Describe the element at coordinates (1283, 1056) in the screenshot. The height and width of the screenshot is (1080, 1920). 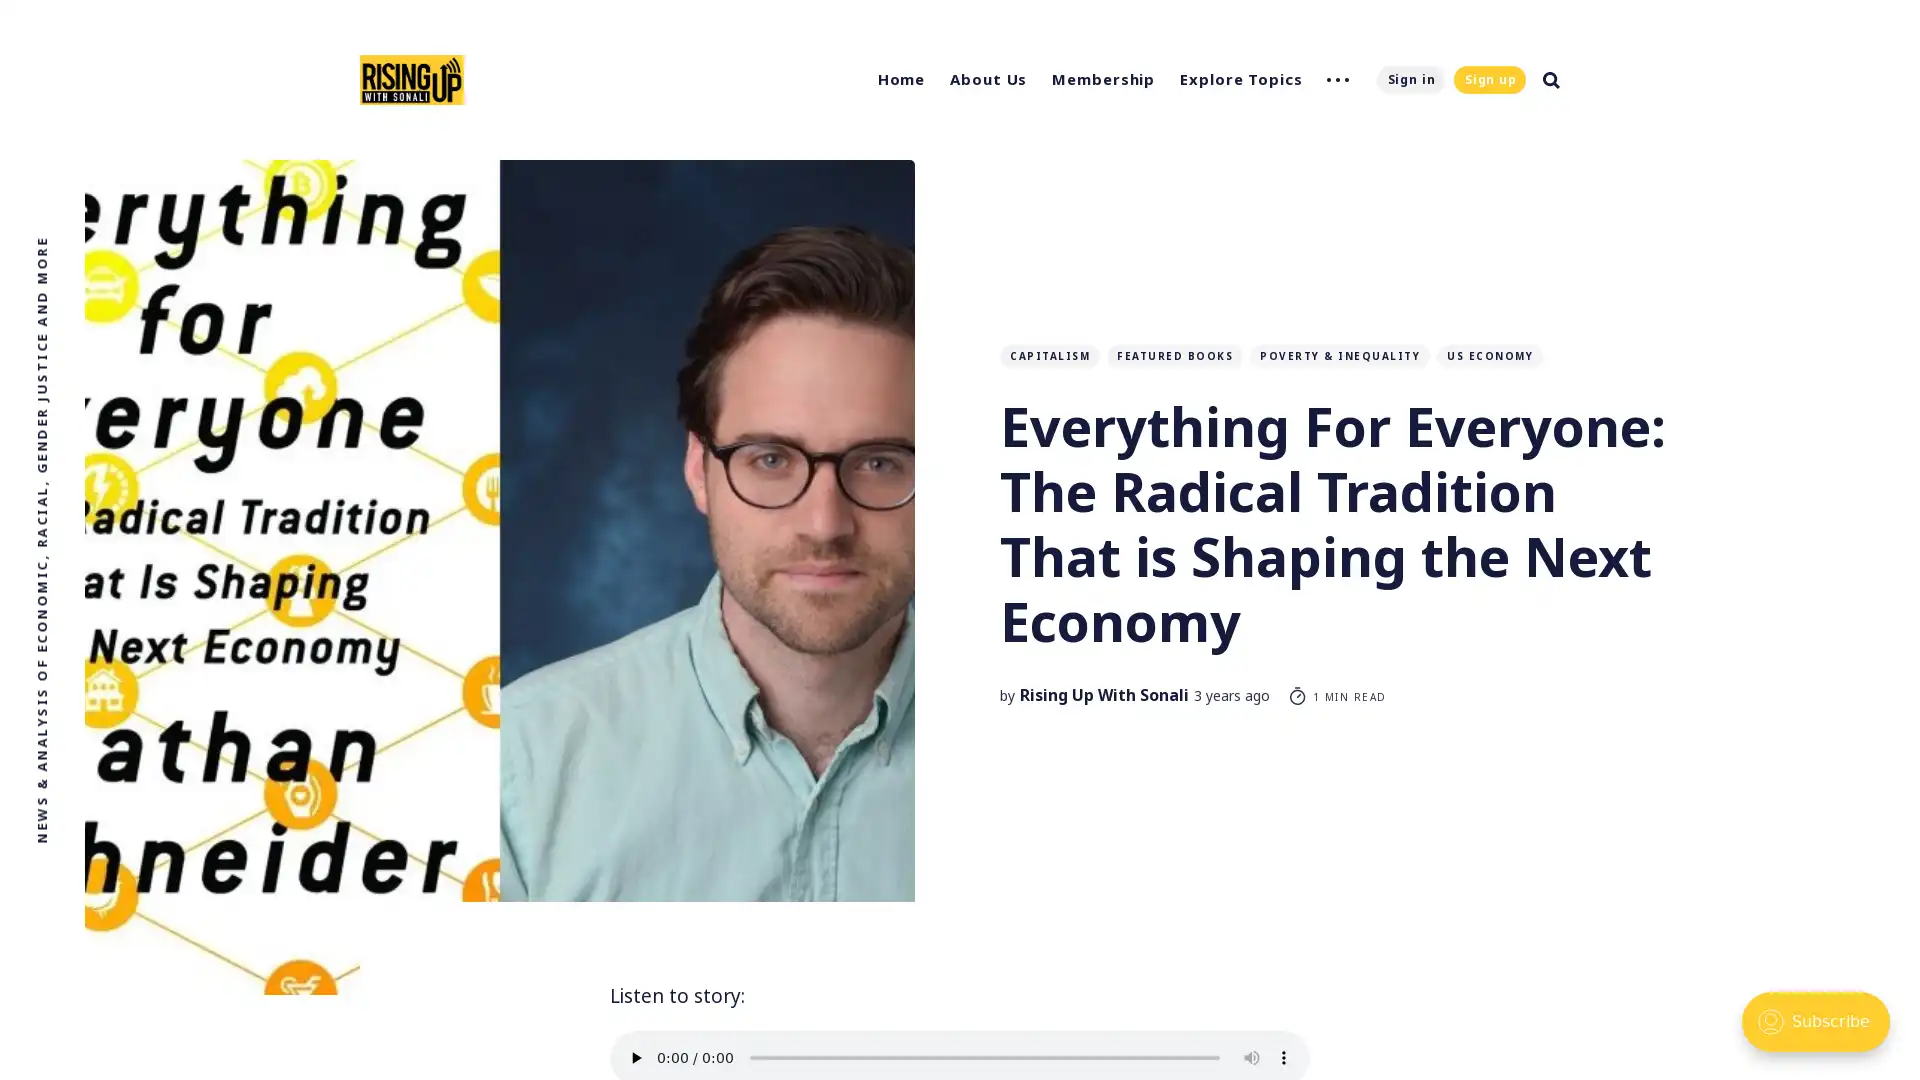
I see `show more media controls` at that location.